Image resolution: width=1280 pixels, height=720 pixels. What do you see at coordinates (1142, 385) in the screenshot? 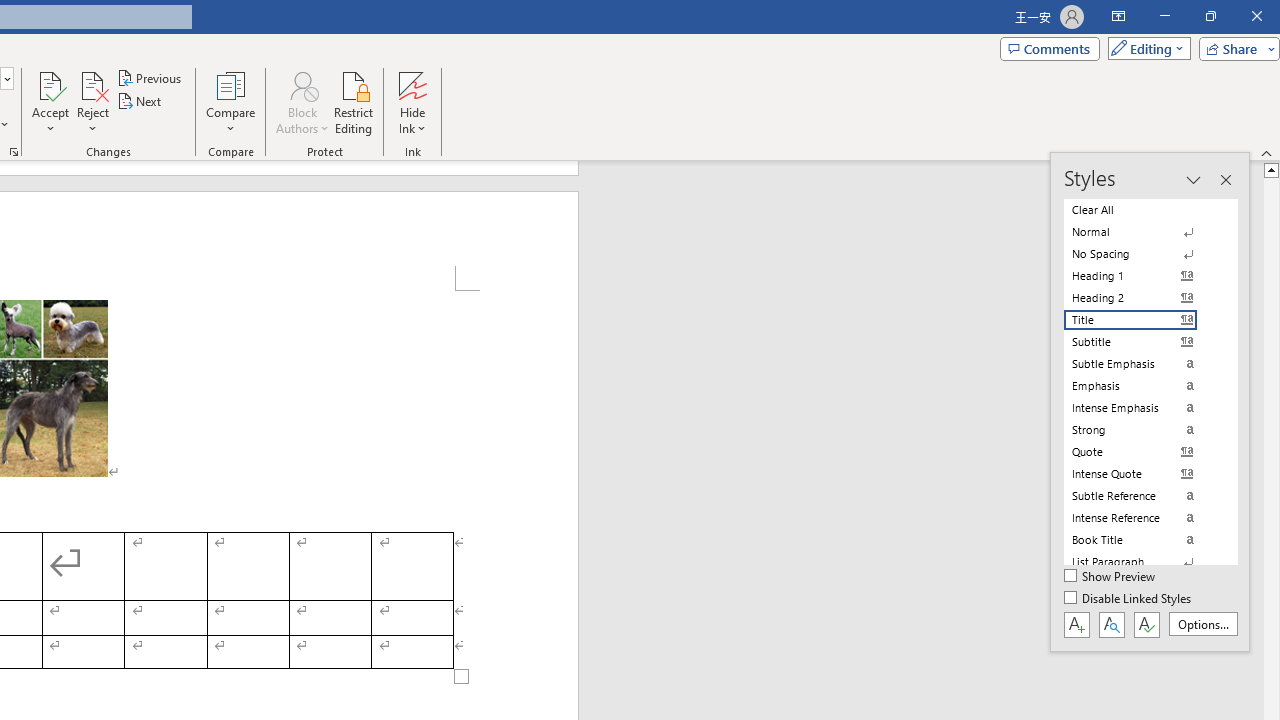
I see `'Emphasis'` at bounding box center [1142, 385].